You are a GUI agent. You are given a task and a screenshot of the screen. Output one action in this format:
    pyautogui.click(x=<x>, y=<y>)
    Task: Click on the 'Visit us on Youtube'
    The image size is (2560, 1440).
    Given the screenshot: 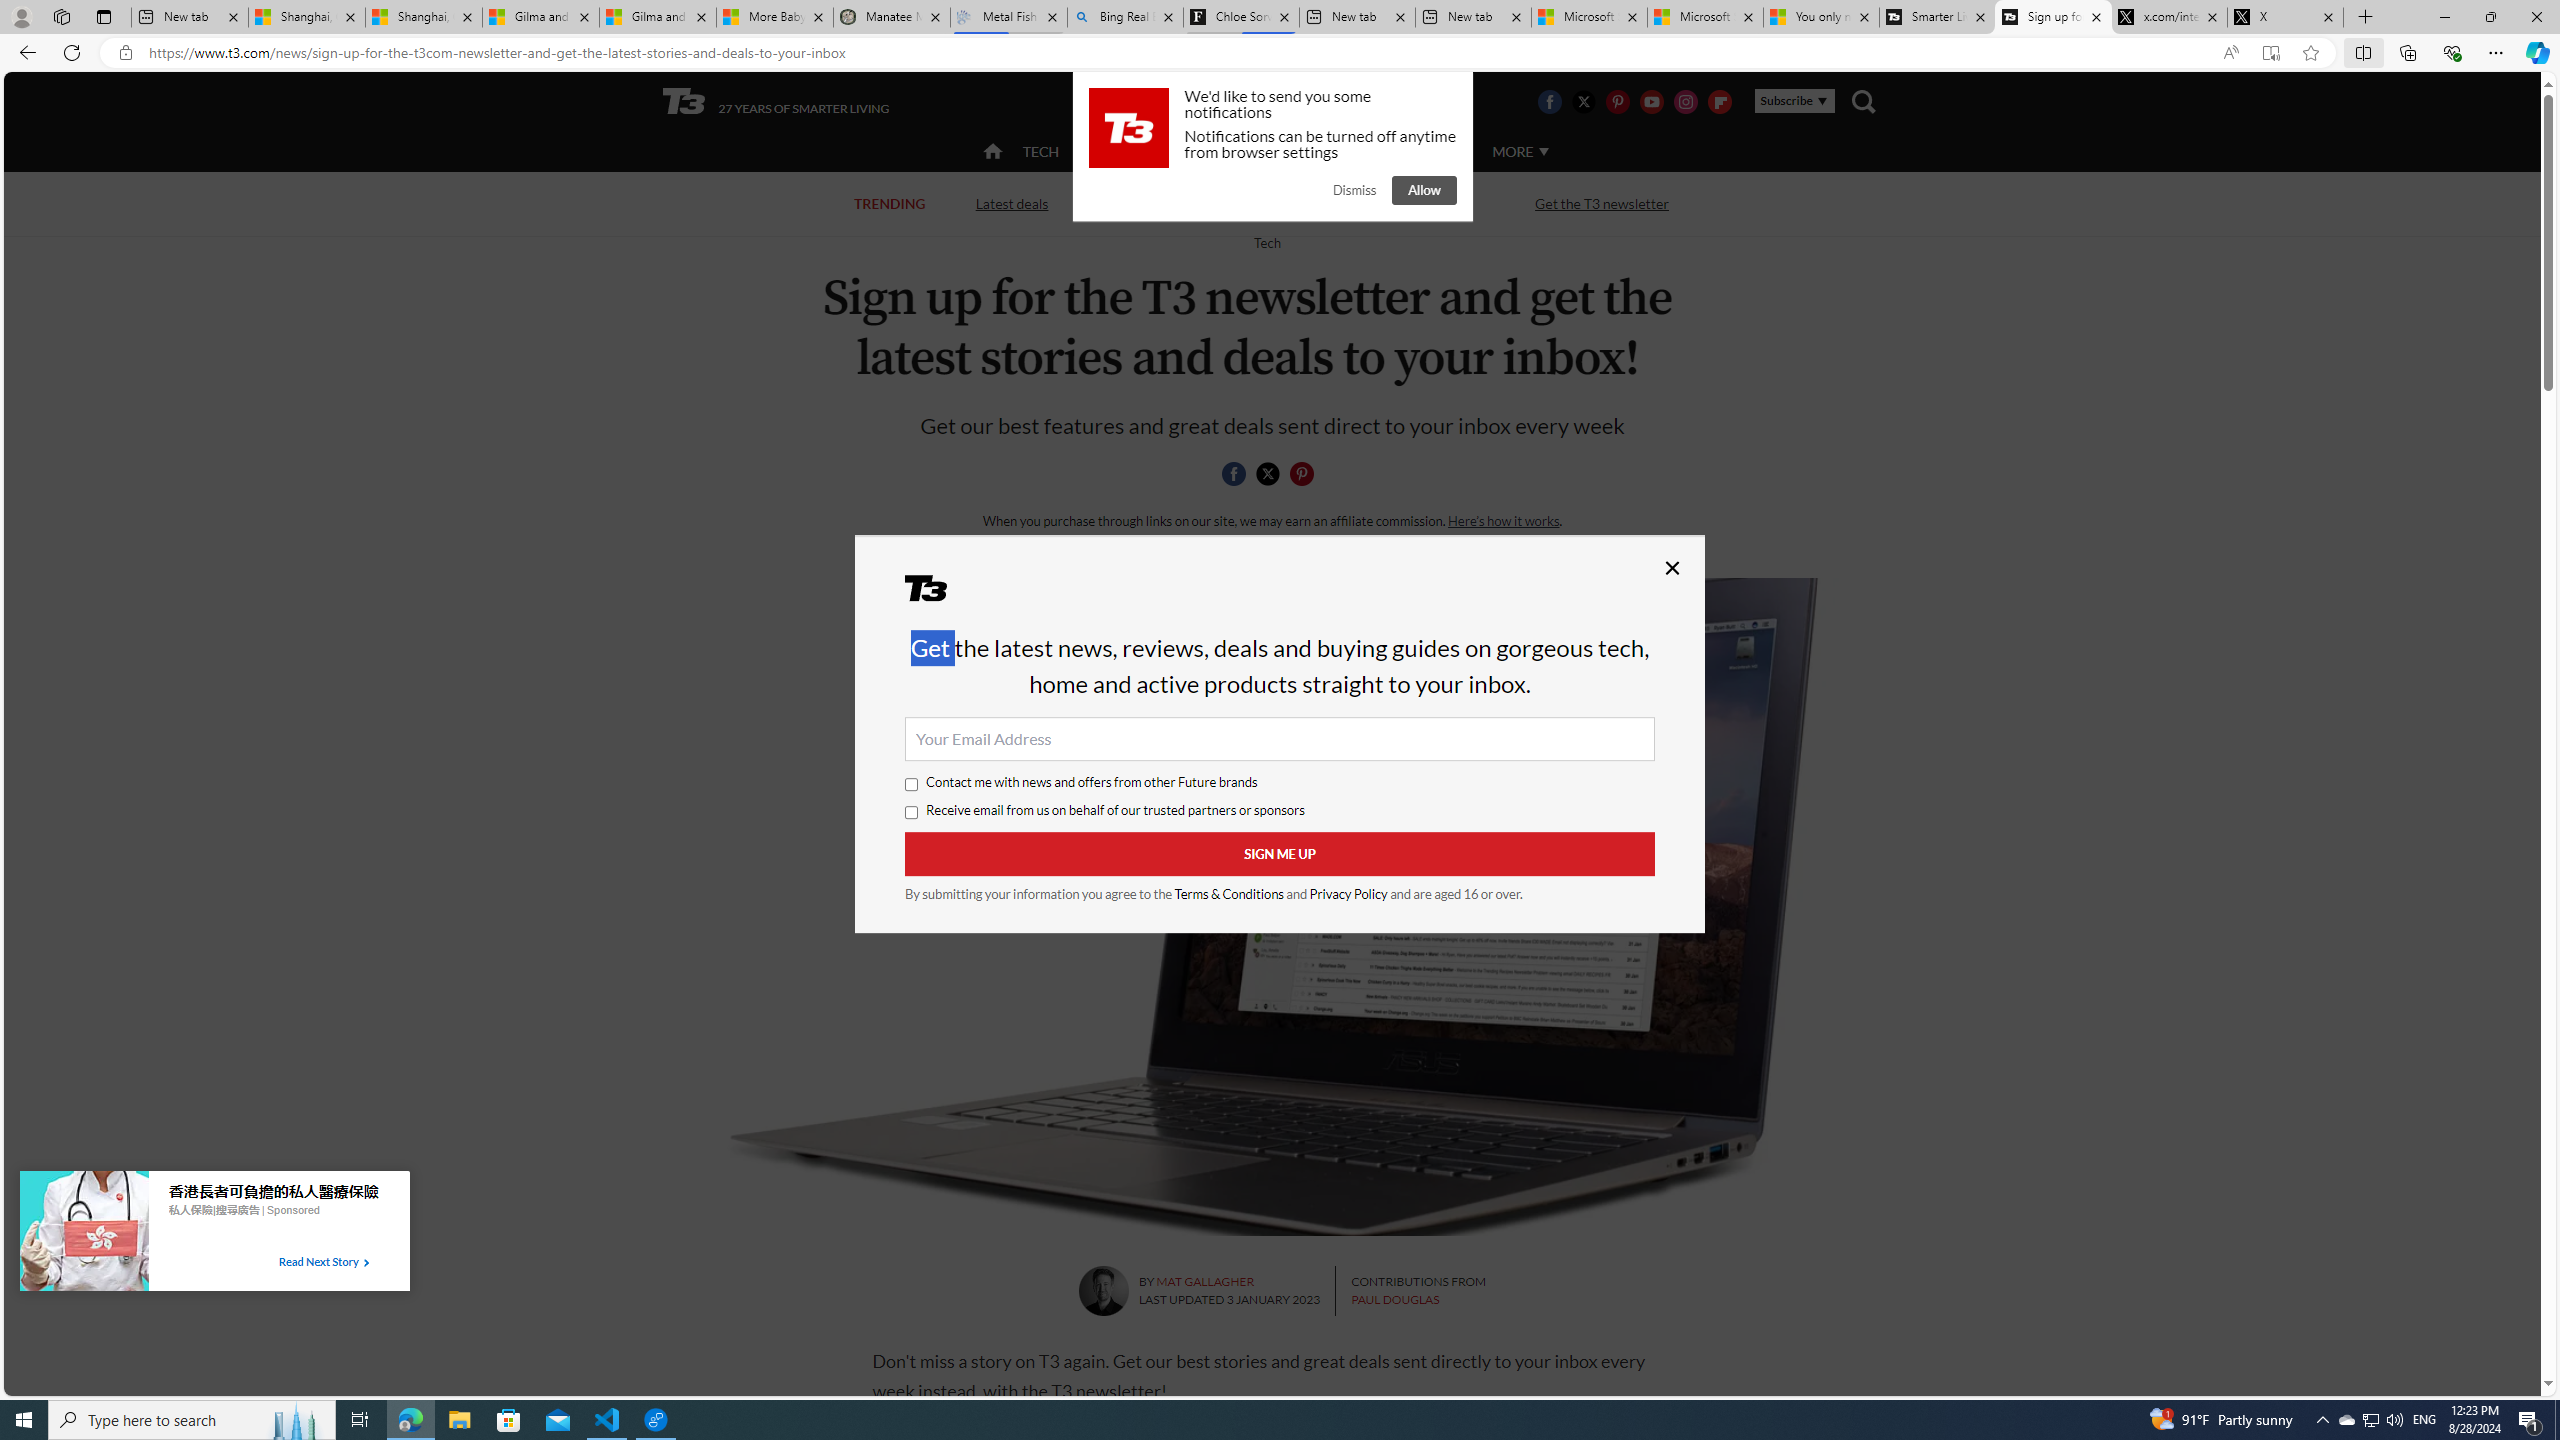 What is the action you would take?
    pyautogui.click(x=1650, y=100)
    